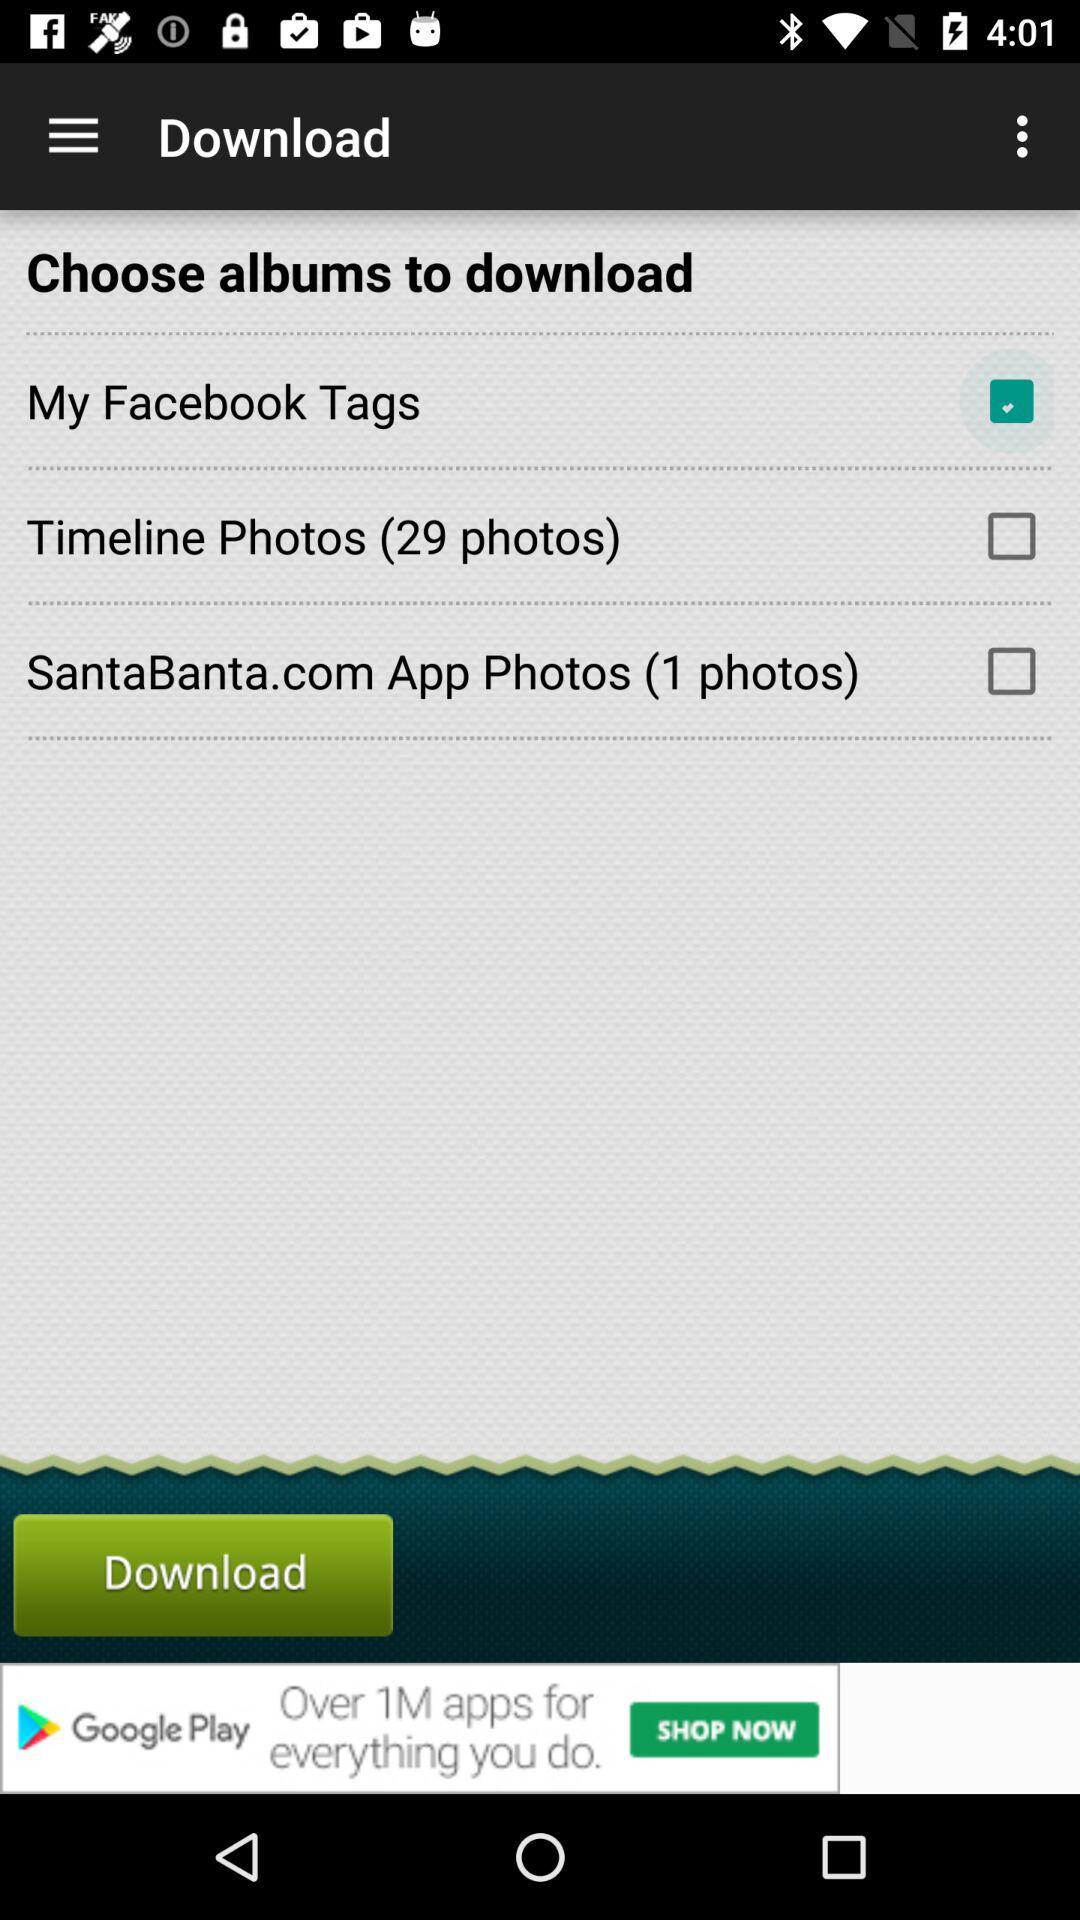 The height and width of the screenshot is (1920, 1080). What do you see at coordinates (203, 1574) in the screenshot?
I see `download` at bounding box center [203, 1574].